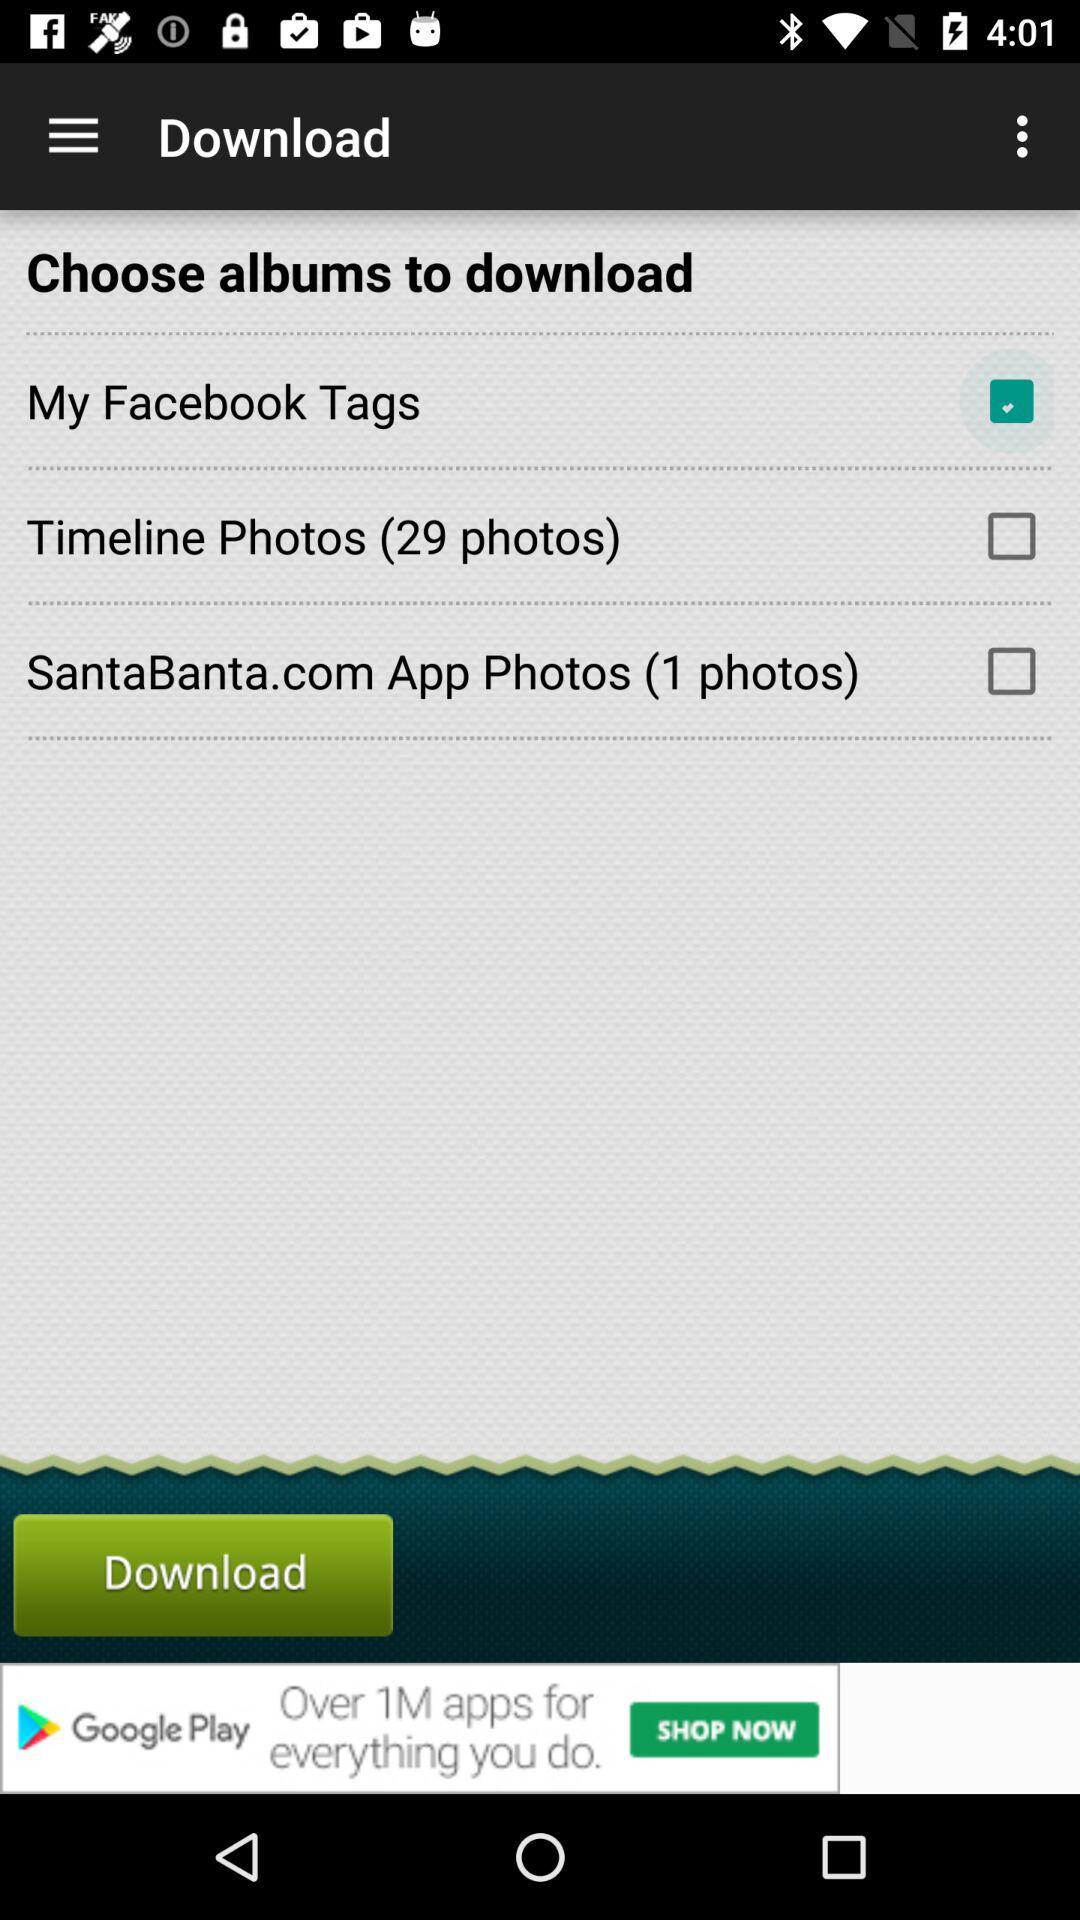 The height and width of the screenshot is (1920, 1080). What do you see at coordinates (203, 1574) in the screenshot?
I see `download` at bounding box center [203, 1574].